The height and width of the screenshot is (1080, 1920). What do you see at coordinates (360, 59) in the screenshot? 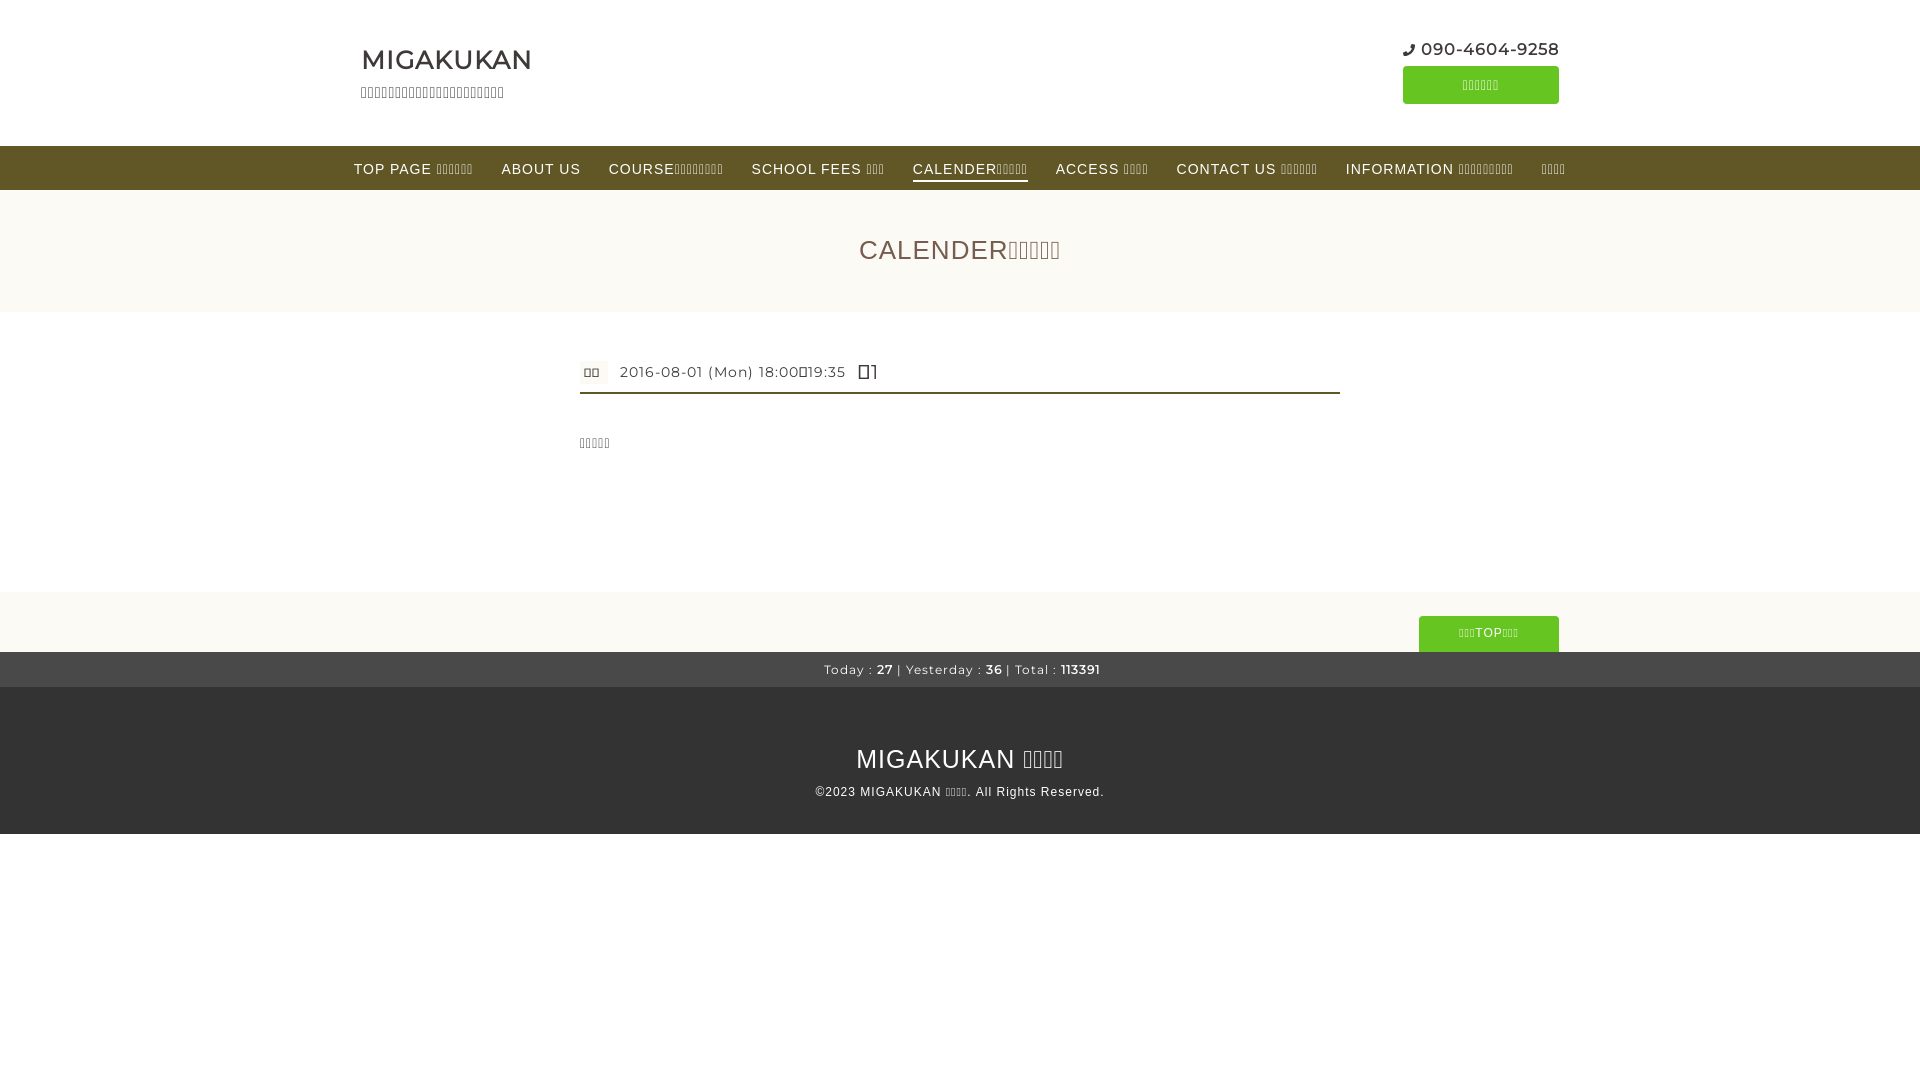
I see `'MIGAKUKAN'` at bounding box center [360, 59].